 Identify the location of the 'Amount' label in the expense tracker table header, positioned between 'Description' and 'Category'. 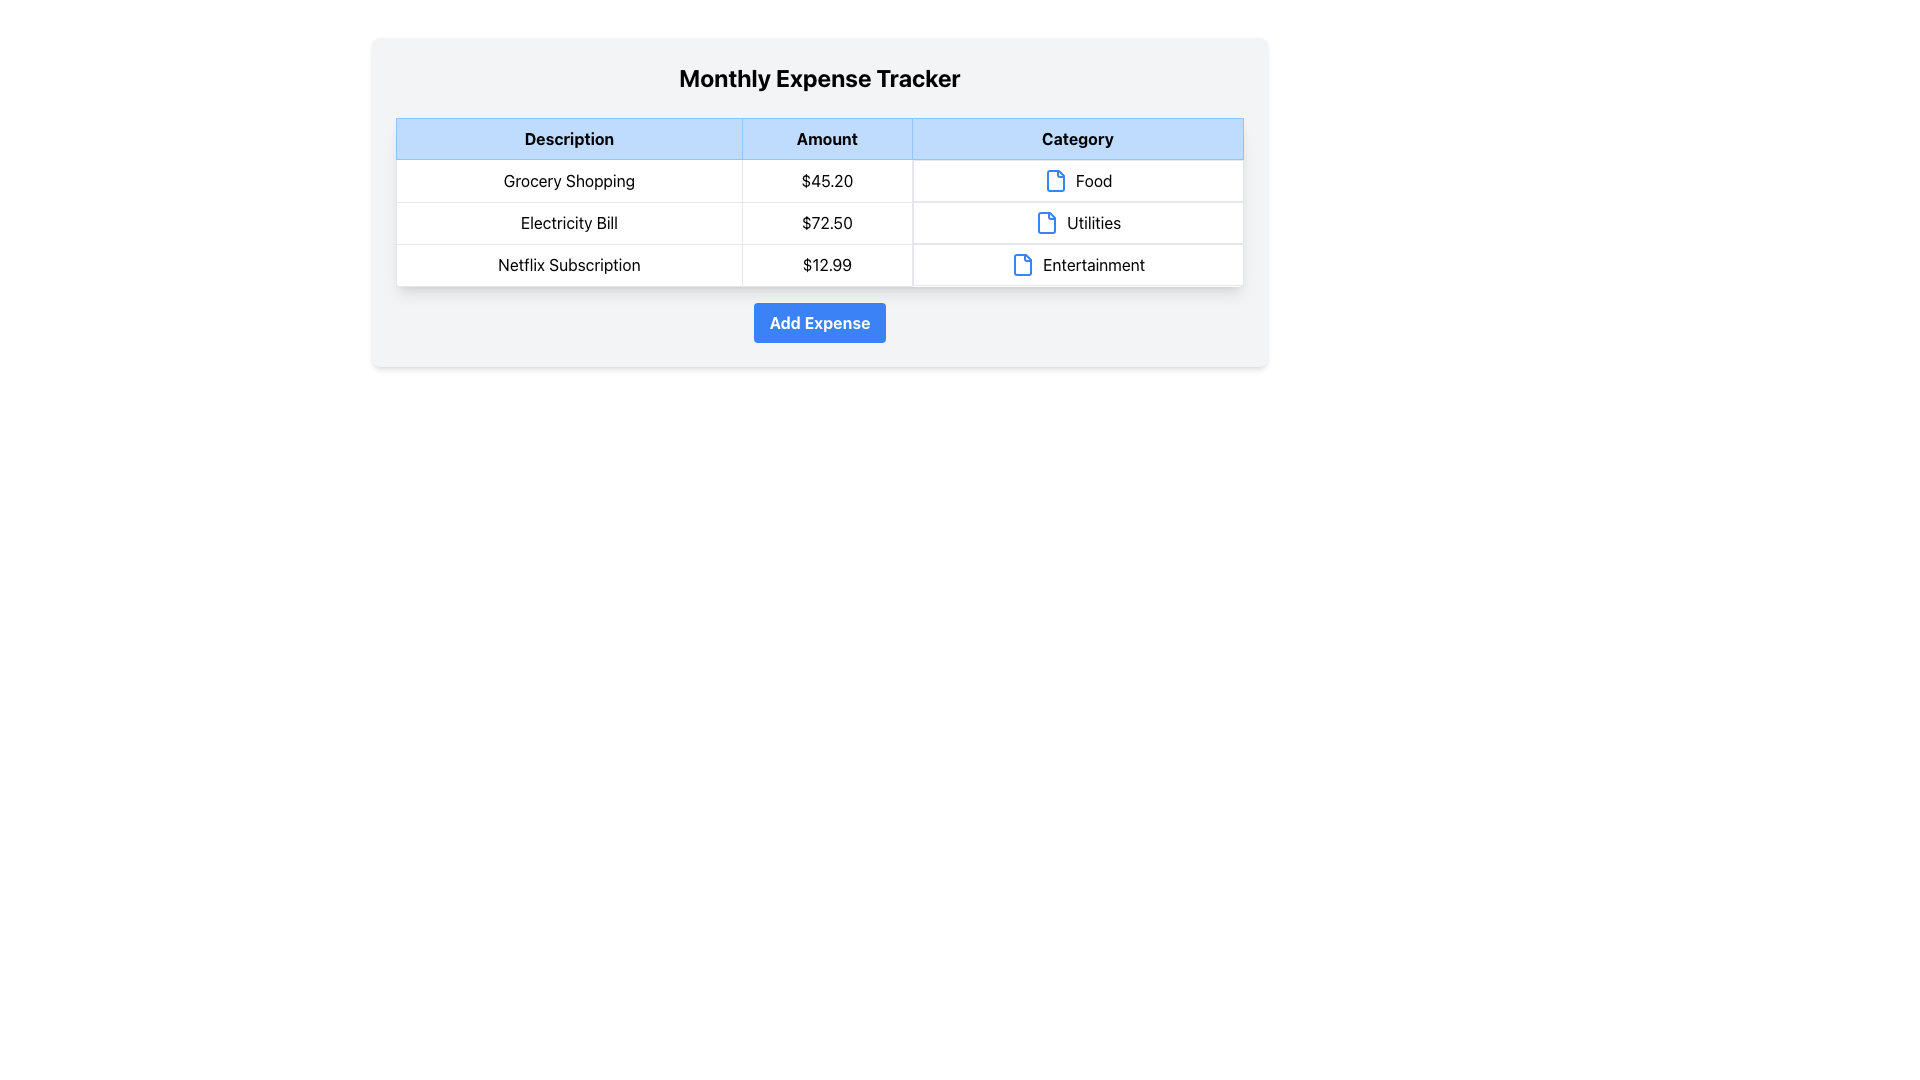
(827, 137).